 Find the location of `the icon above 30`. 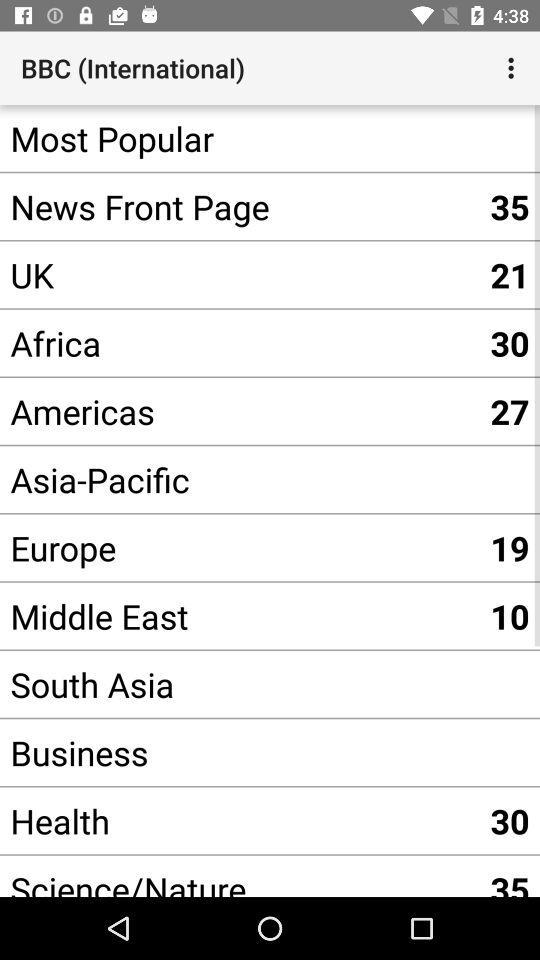

the icon above 30 is located at coordinates (239, 751).